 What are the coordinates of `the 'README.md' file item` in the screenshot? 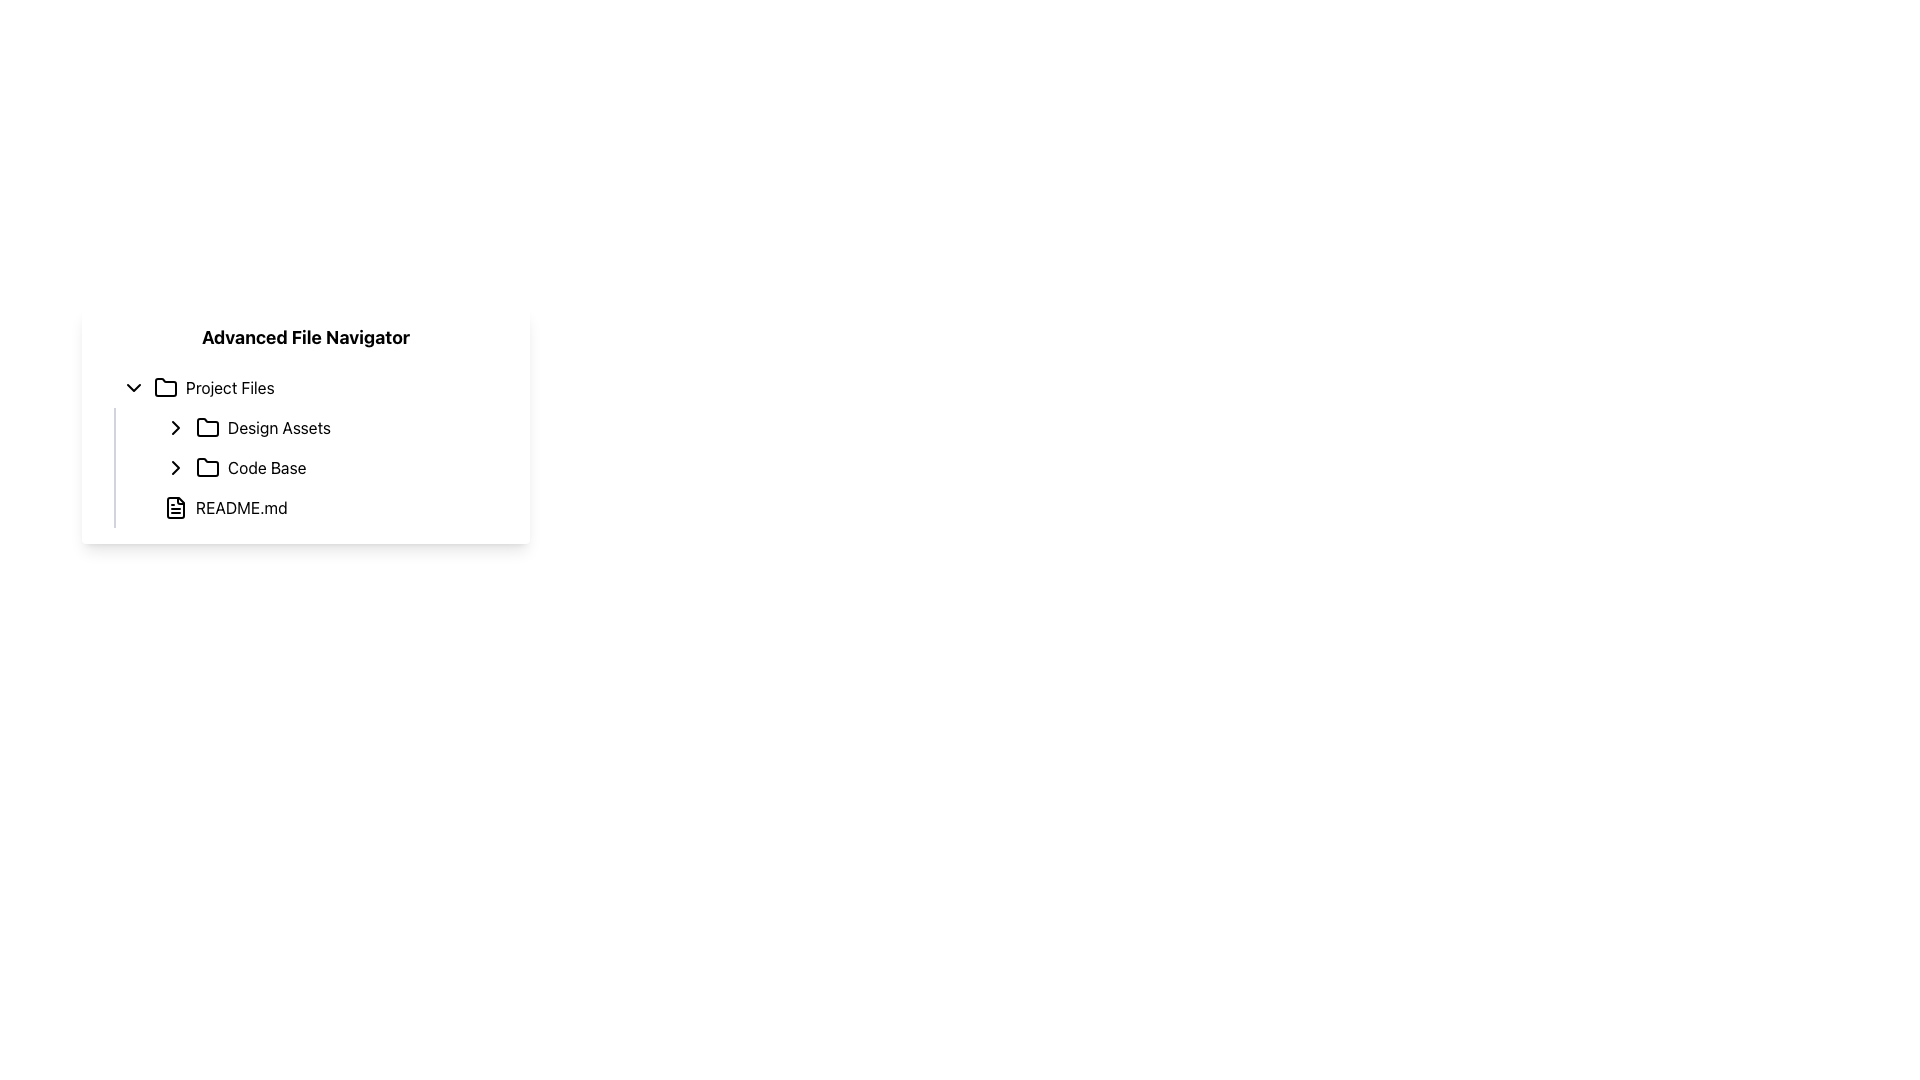 It's located at (240, 507).